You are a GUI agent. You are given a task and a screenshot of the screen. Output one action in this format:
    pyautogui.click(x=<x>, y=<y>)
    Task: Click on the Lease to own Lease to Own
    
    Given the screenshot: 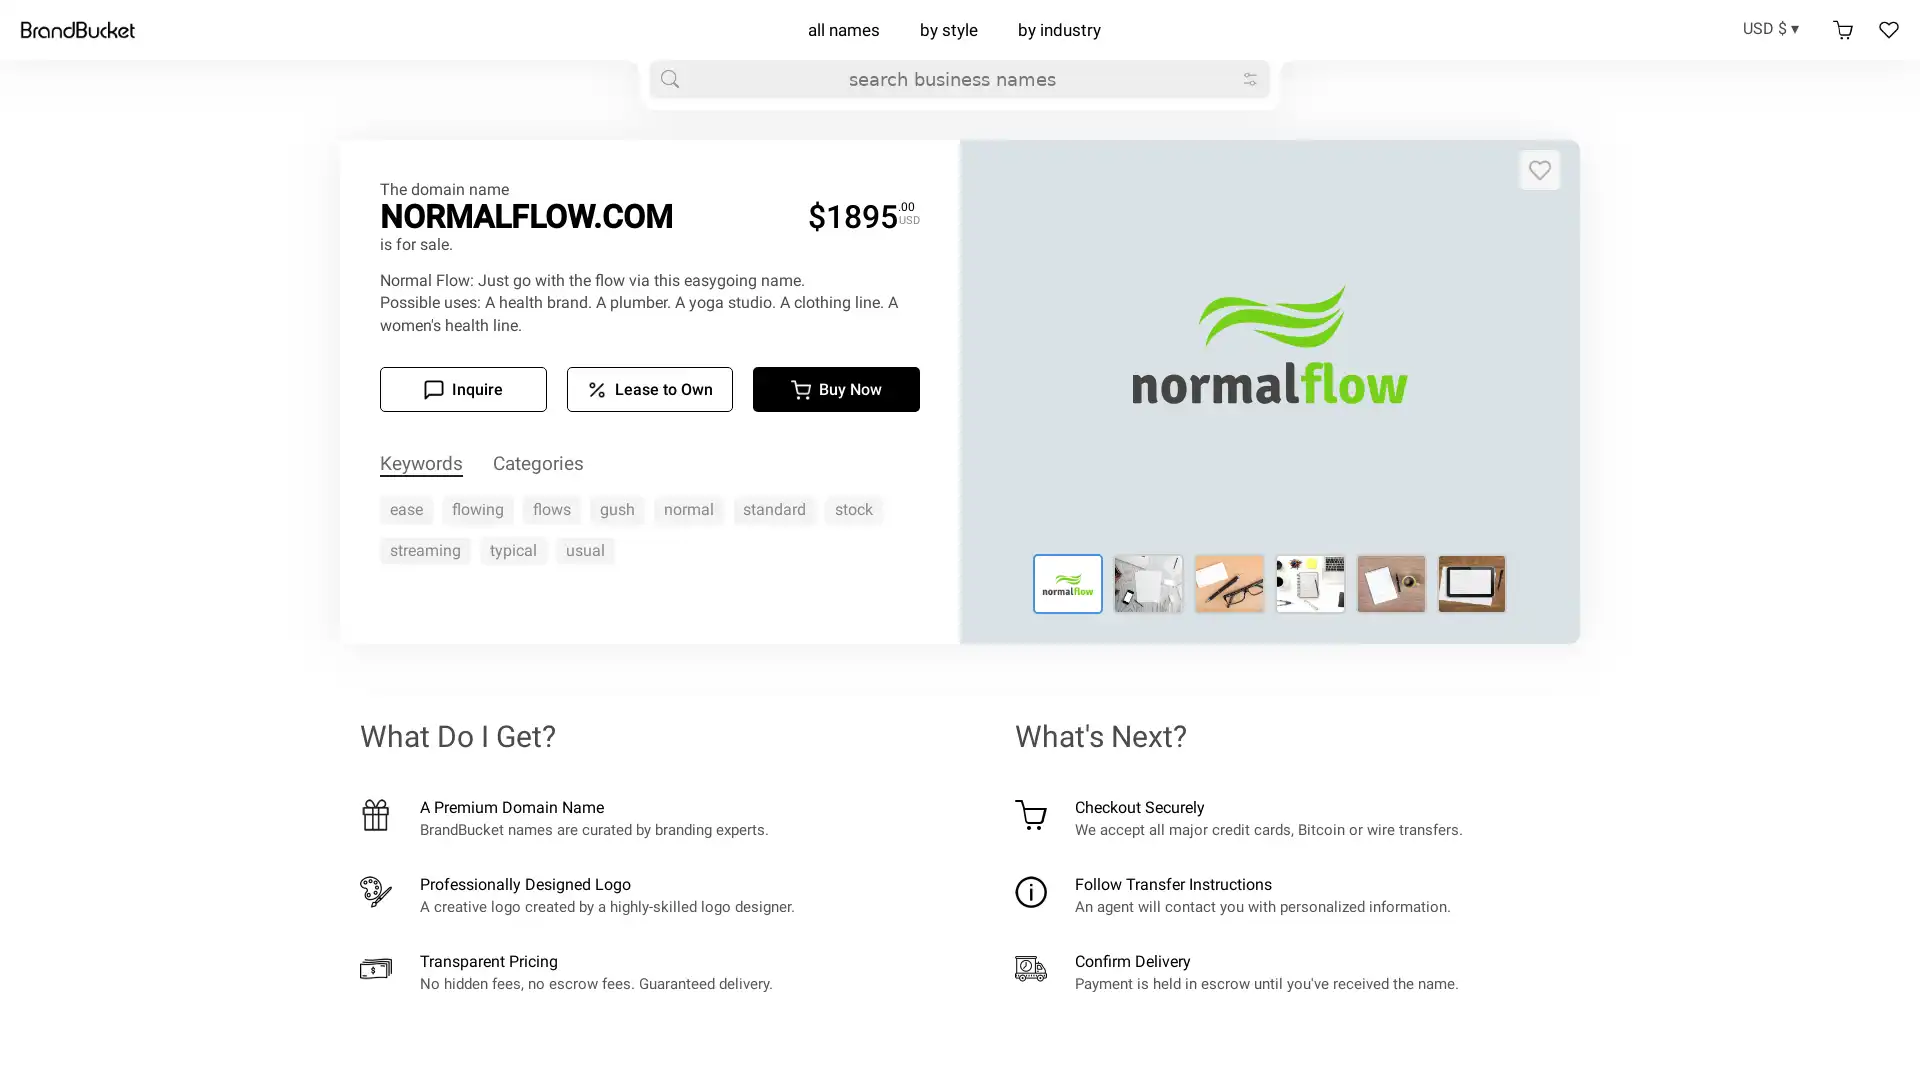 What is the action you would take?
    pyautogui.click(x=649, y=389)
    